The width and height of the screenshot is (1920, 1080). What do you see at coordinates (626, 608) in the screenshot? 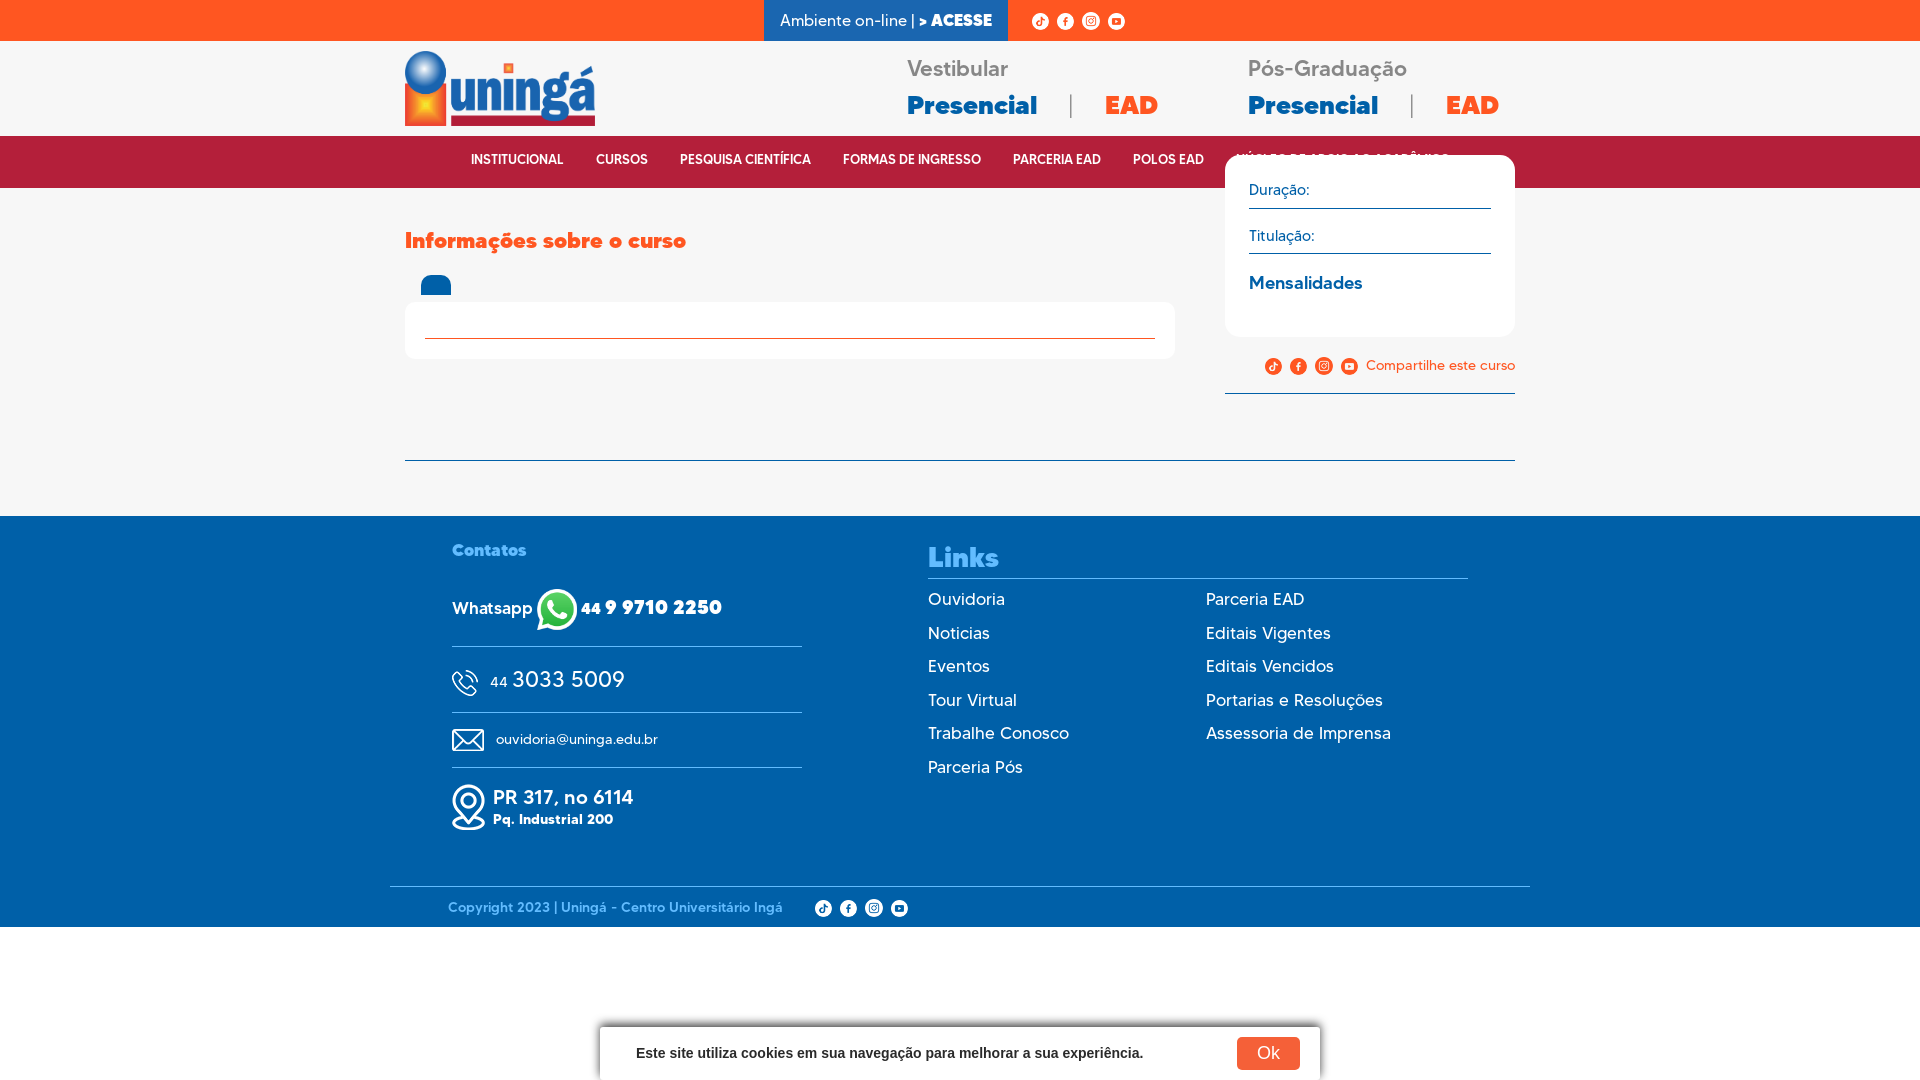
I see `'Whatsapp 44 9 9710 2250'` at bounding box center [626, 608].